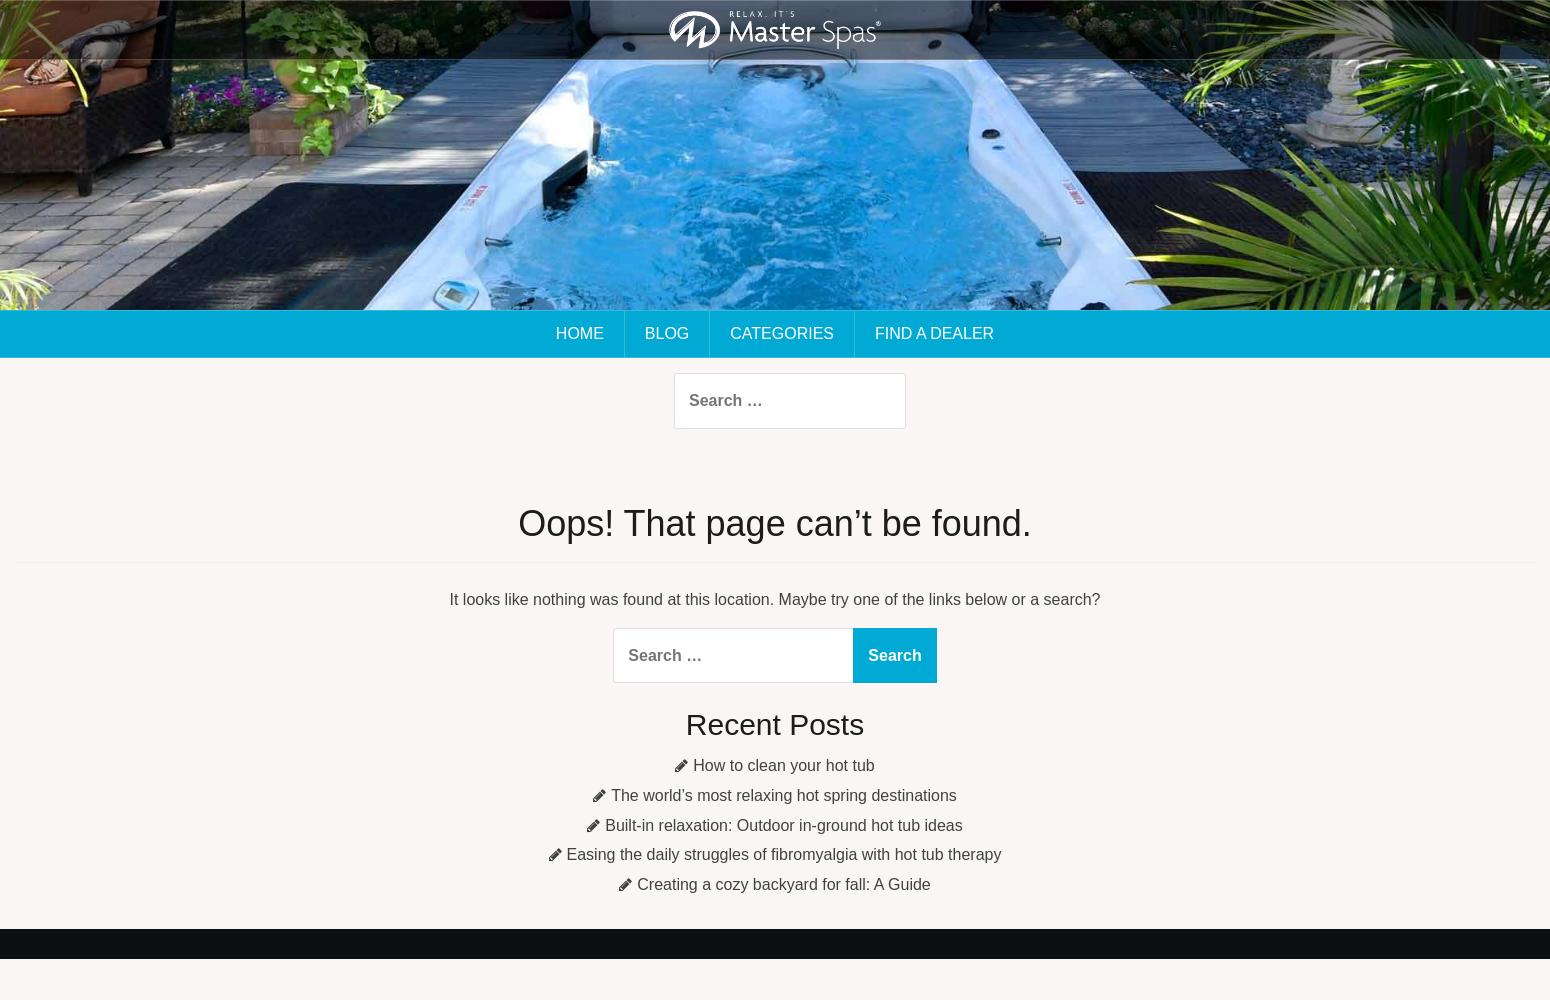  What do you see at coordinates (604, 823) in the screenshot?
I see `'Built-in relaxation: Outdoor in-ground hot tub ideas'` at bounding box center [604, 823].